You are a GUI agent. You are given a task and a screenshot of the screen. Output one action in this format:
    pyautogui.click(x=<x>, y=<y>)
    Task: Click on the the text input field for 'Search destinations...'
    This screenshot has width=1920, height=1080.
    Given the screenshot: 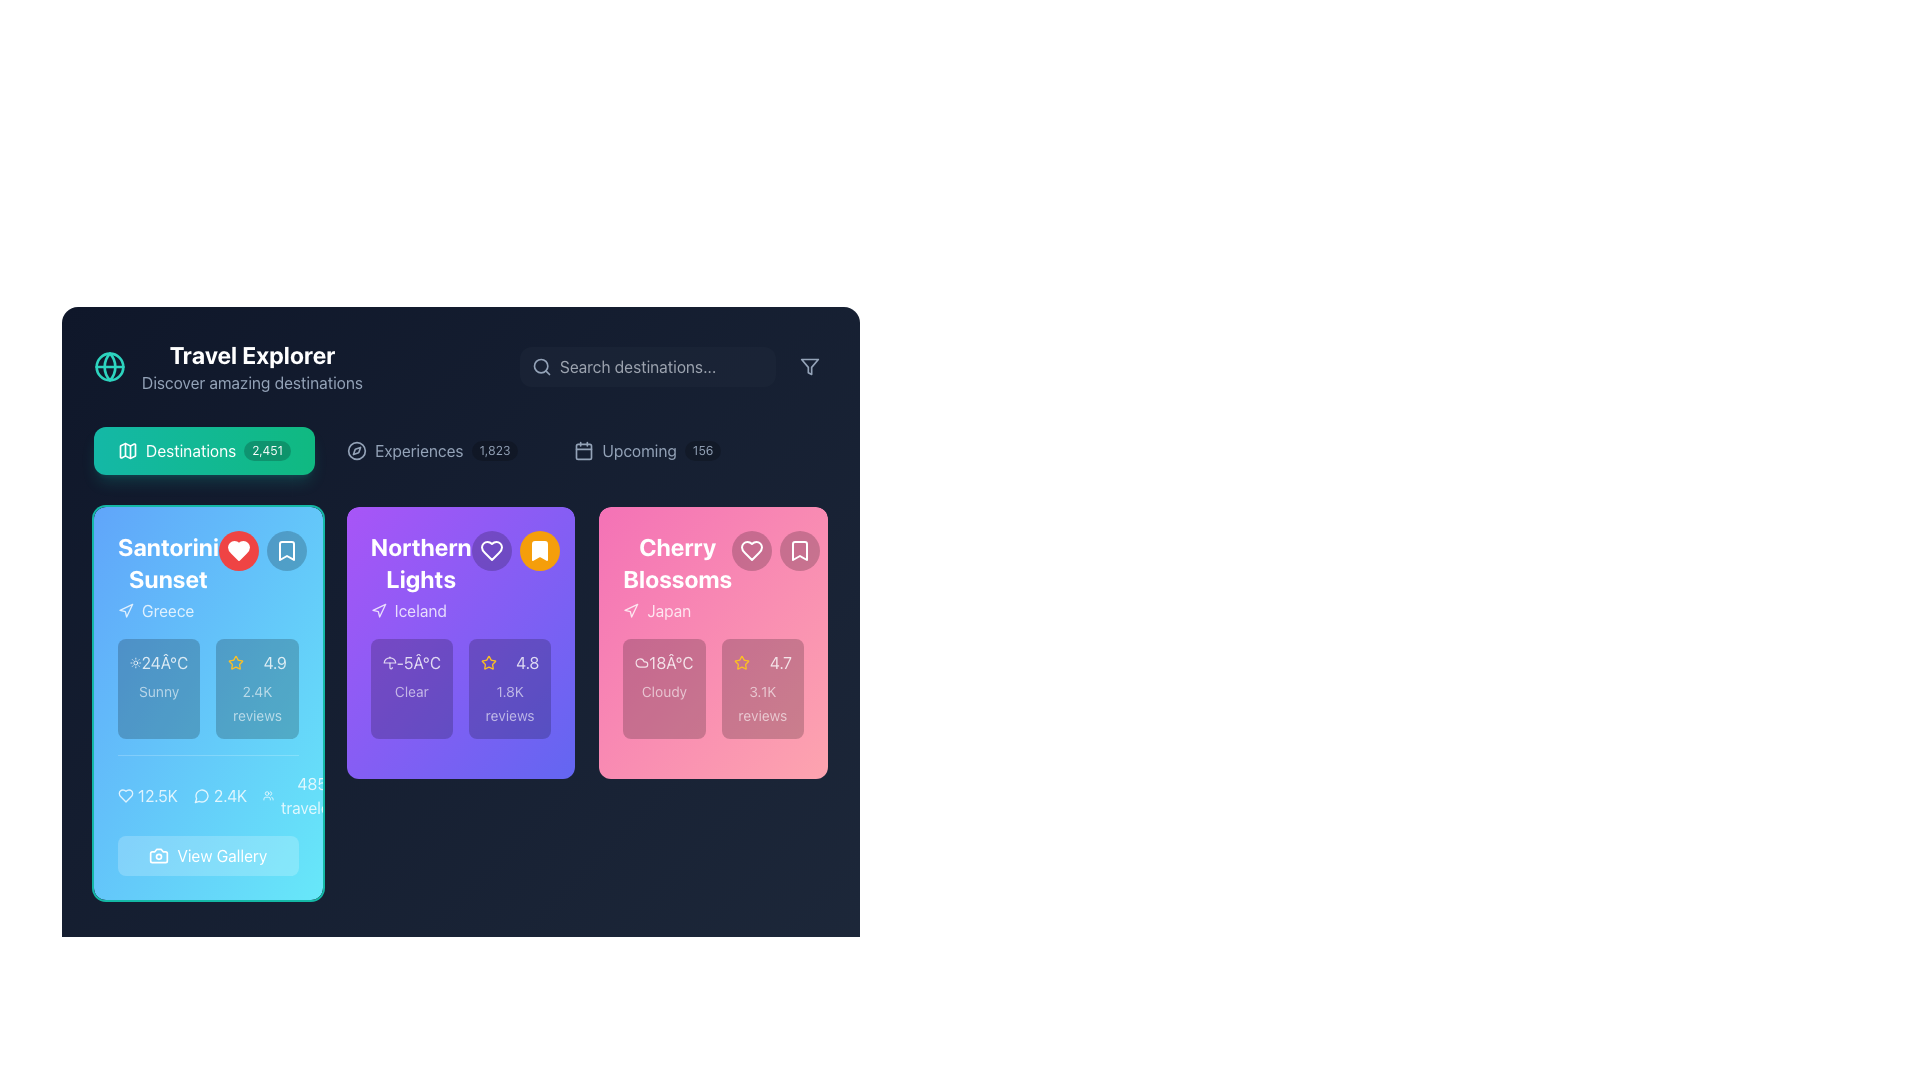 What is the action you would take?
    pyautogui.click(x=648, y=366)
    